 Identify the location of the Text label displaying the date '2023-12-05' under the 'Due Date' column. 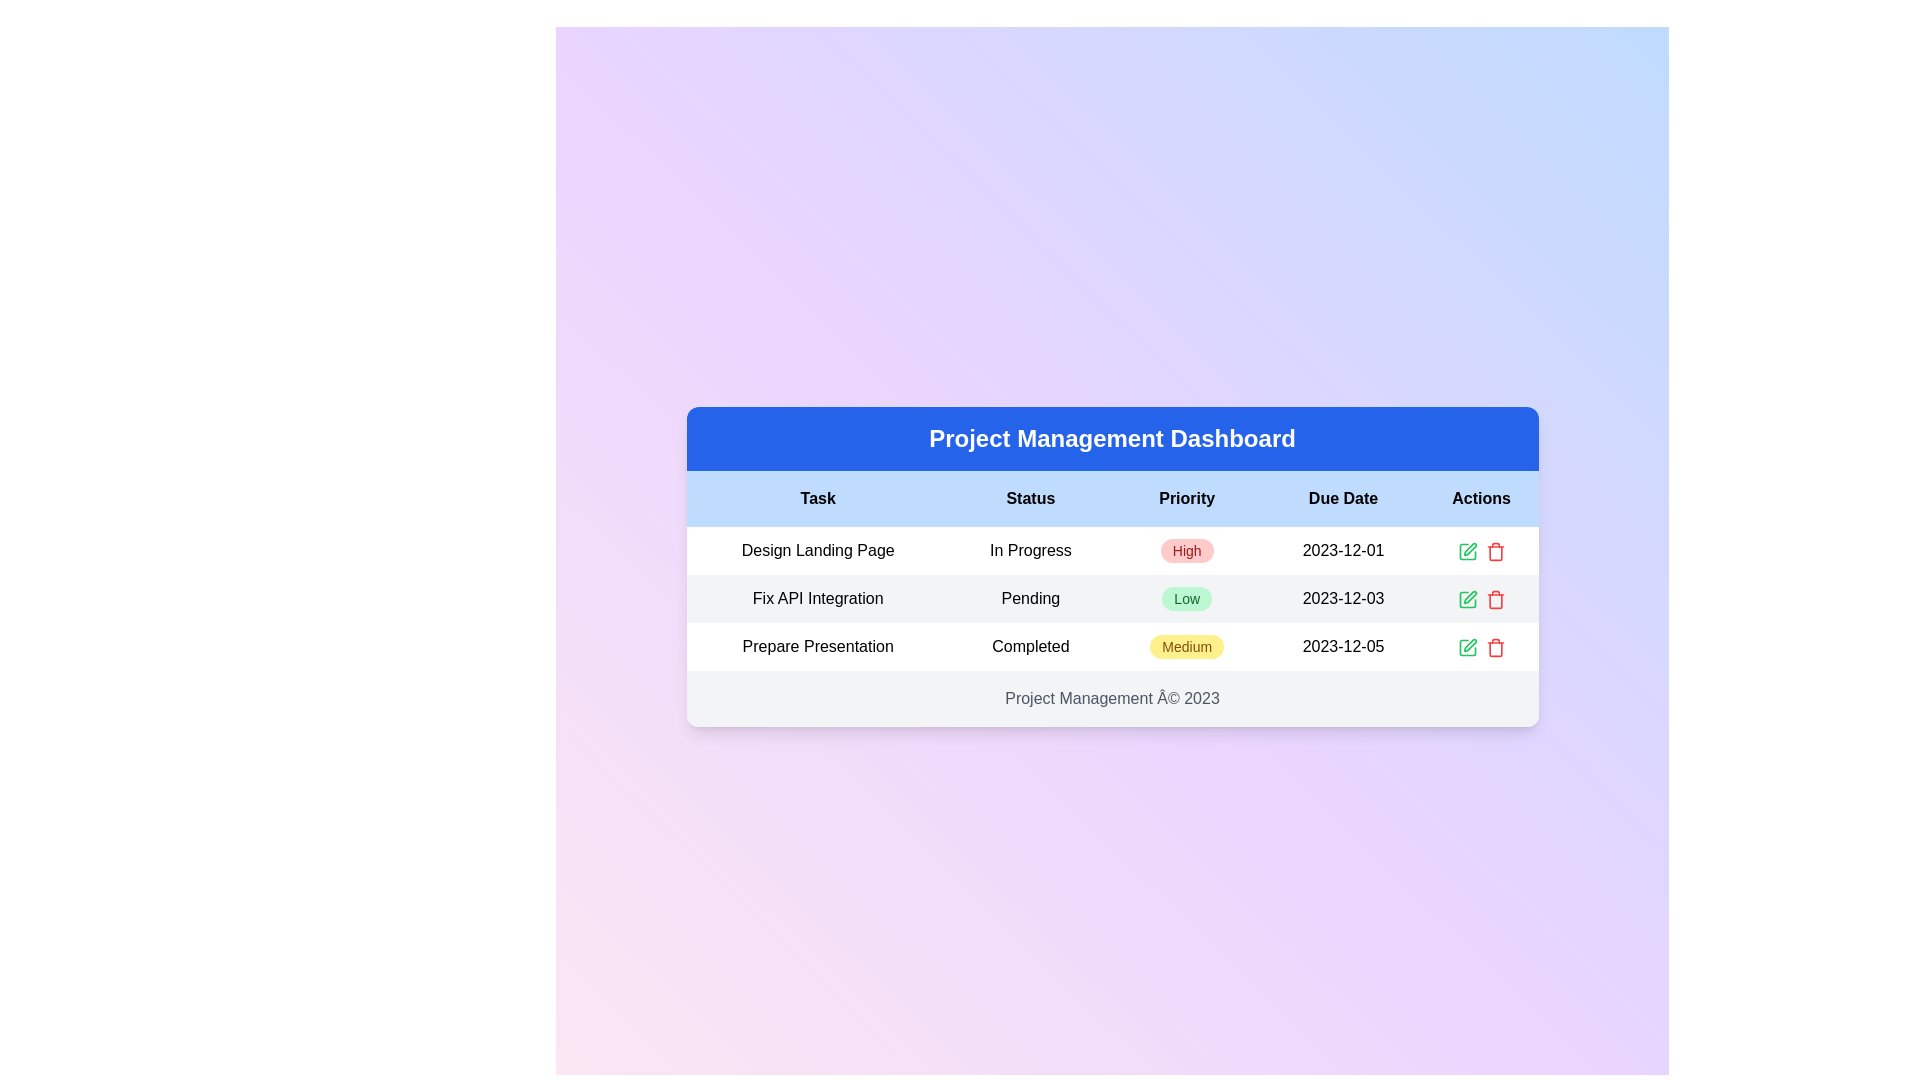
(1343, 647).